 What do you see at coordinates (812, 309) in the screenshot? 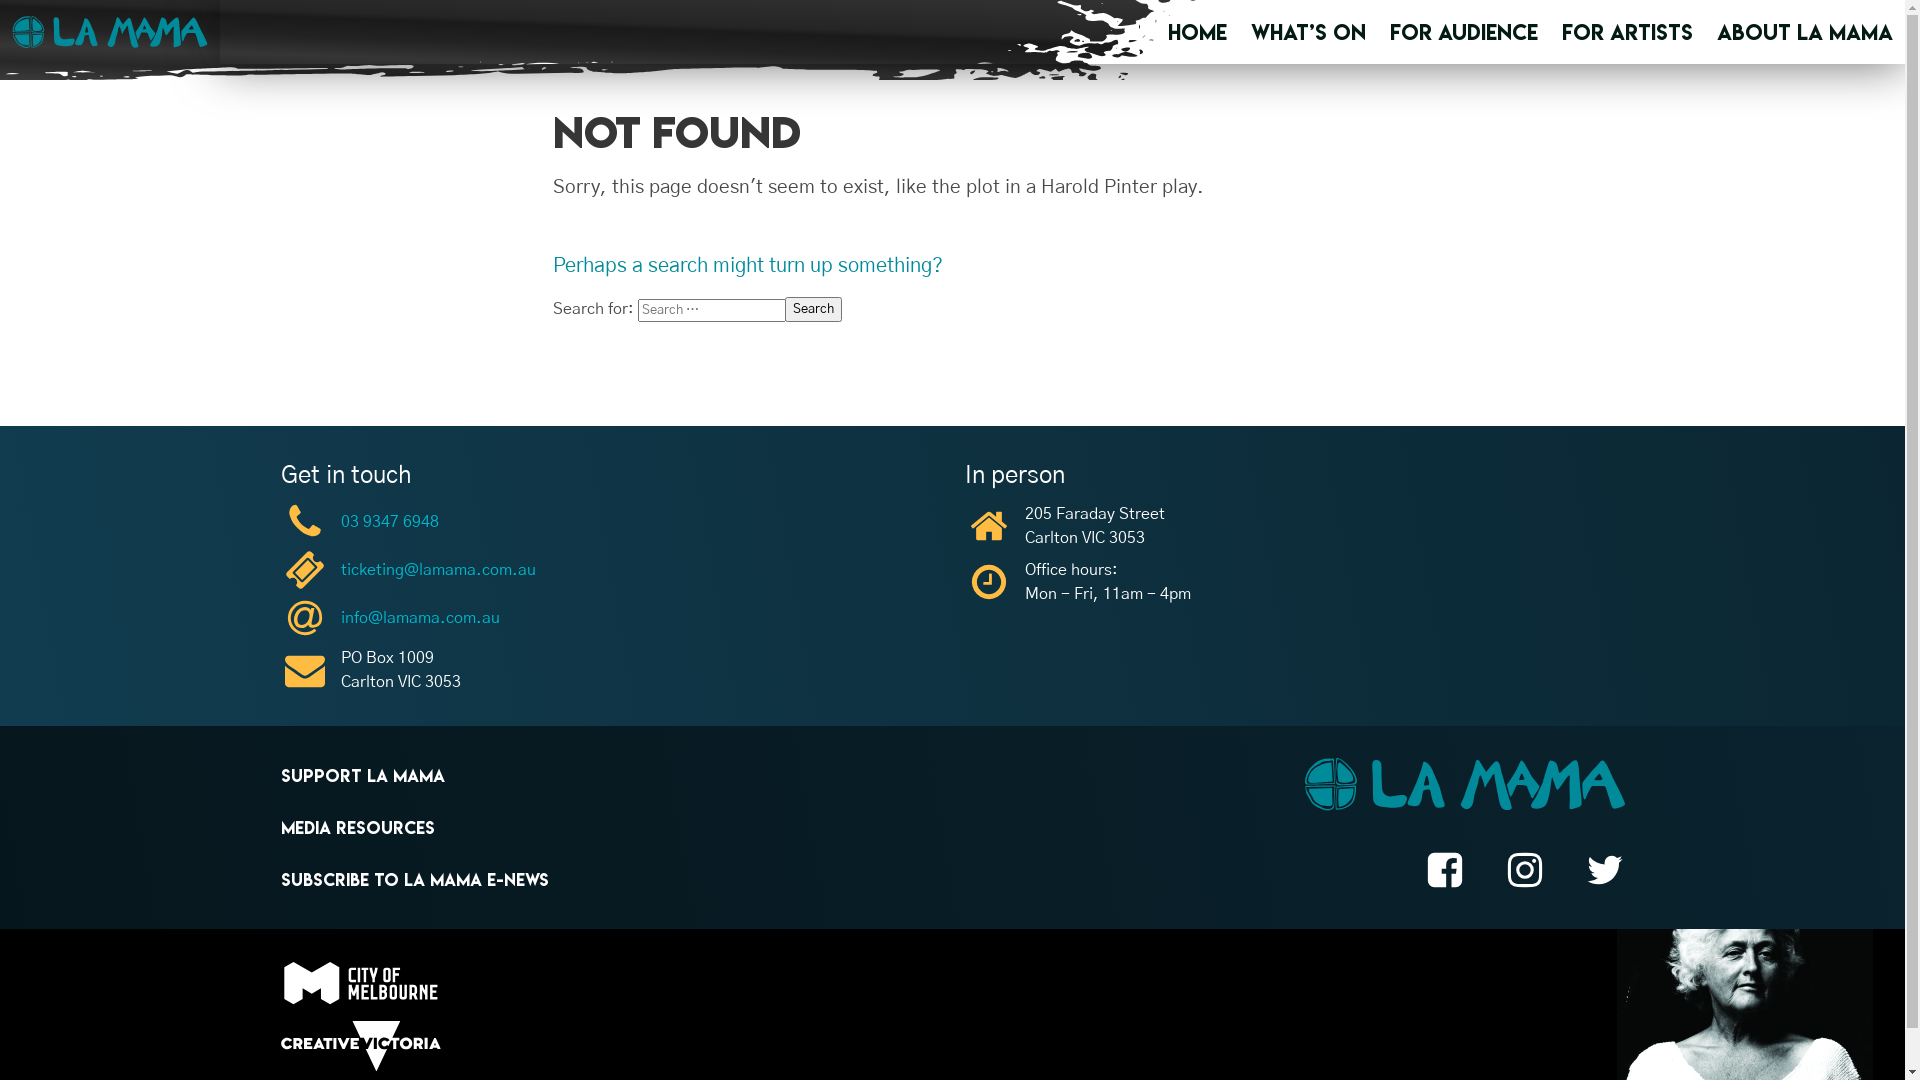
I see `'Search'` at bounding box center [812, 309].